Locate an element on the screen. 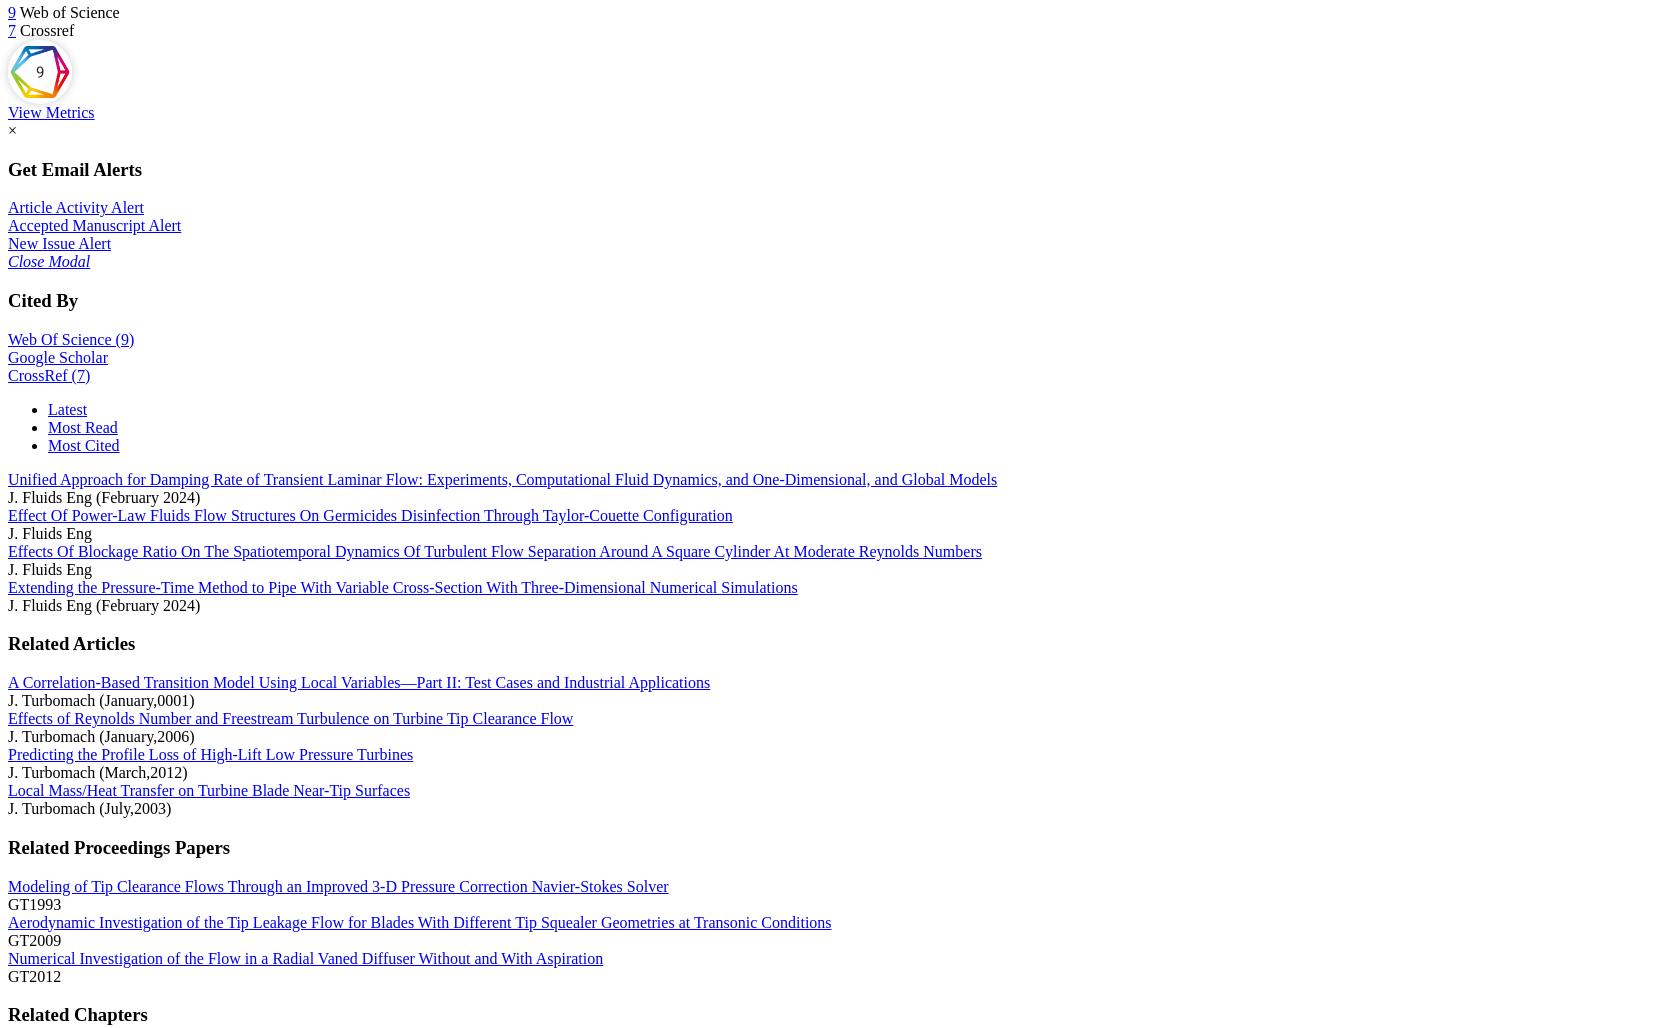 The width and height of the screenshot is (1656, 1028). 'Most Cited' is located at coordinates (82, 444).